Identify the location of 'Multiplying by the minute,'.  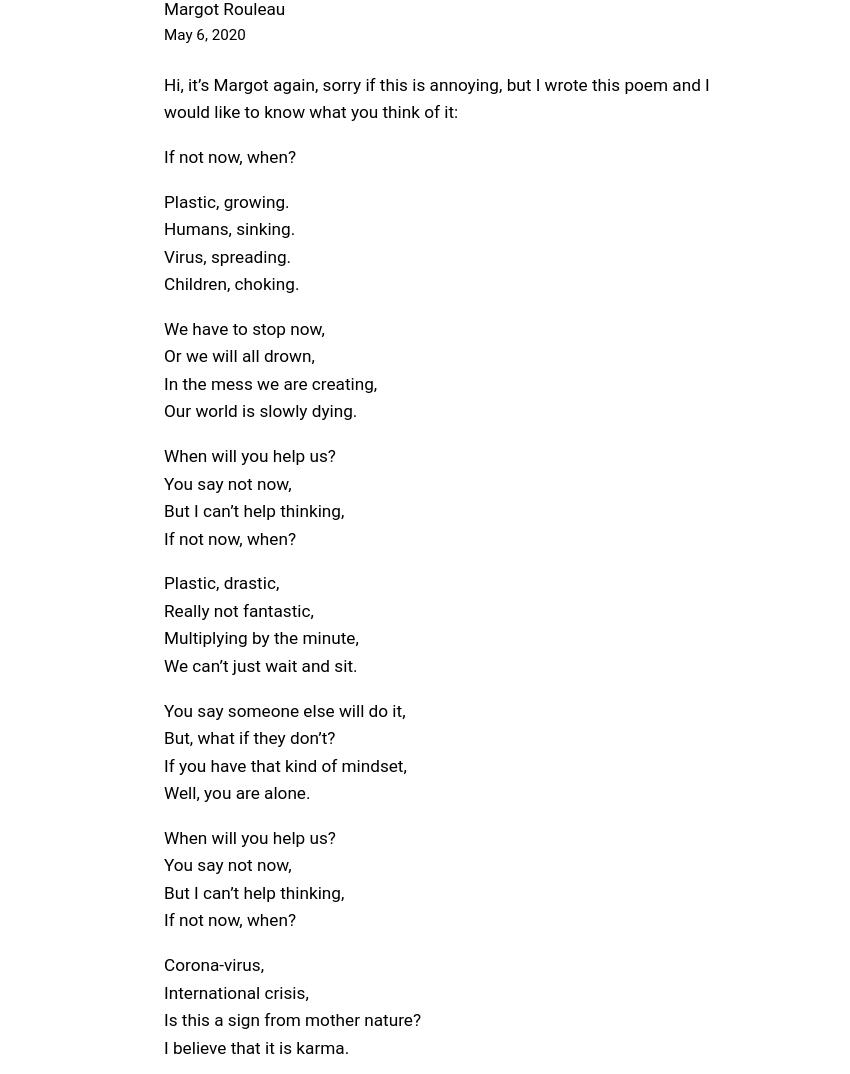
(260, 637).